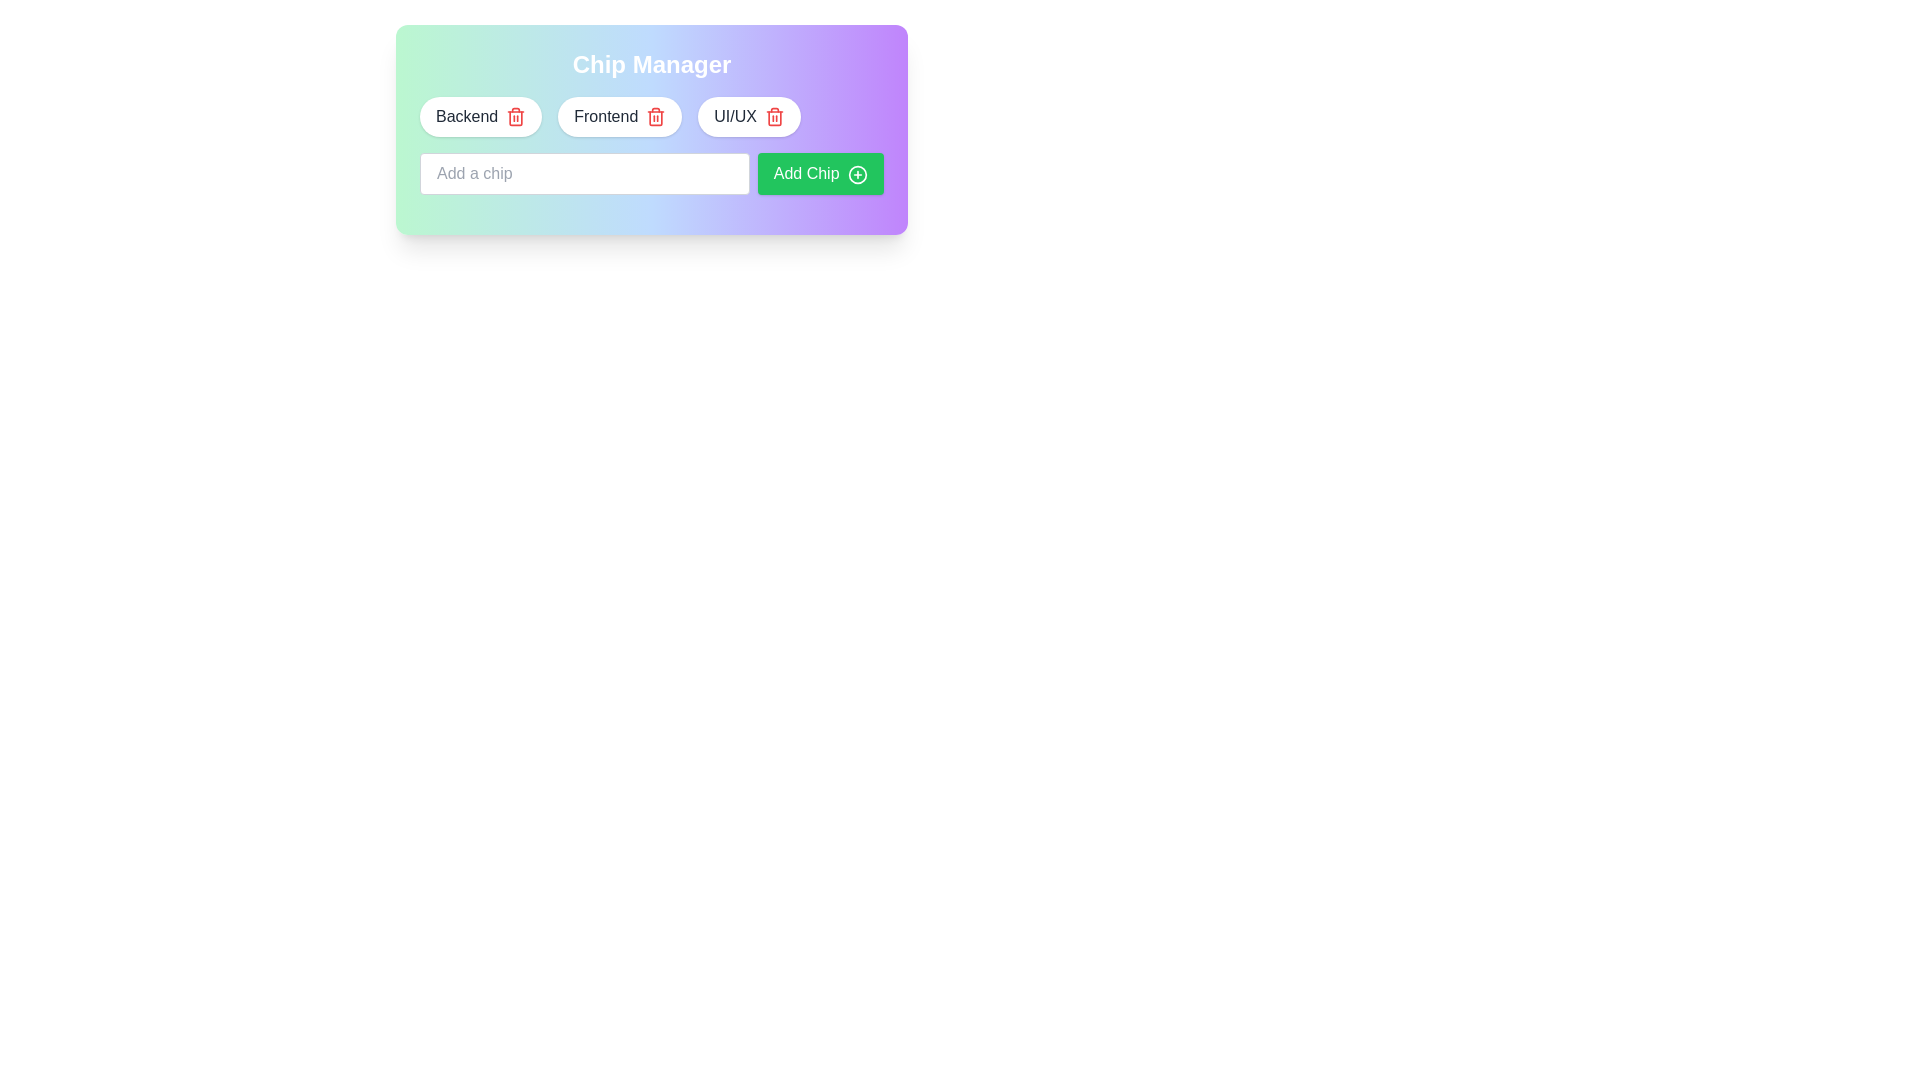  I want to click on the red trash bin icon, so click(656, 116).